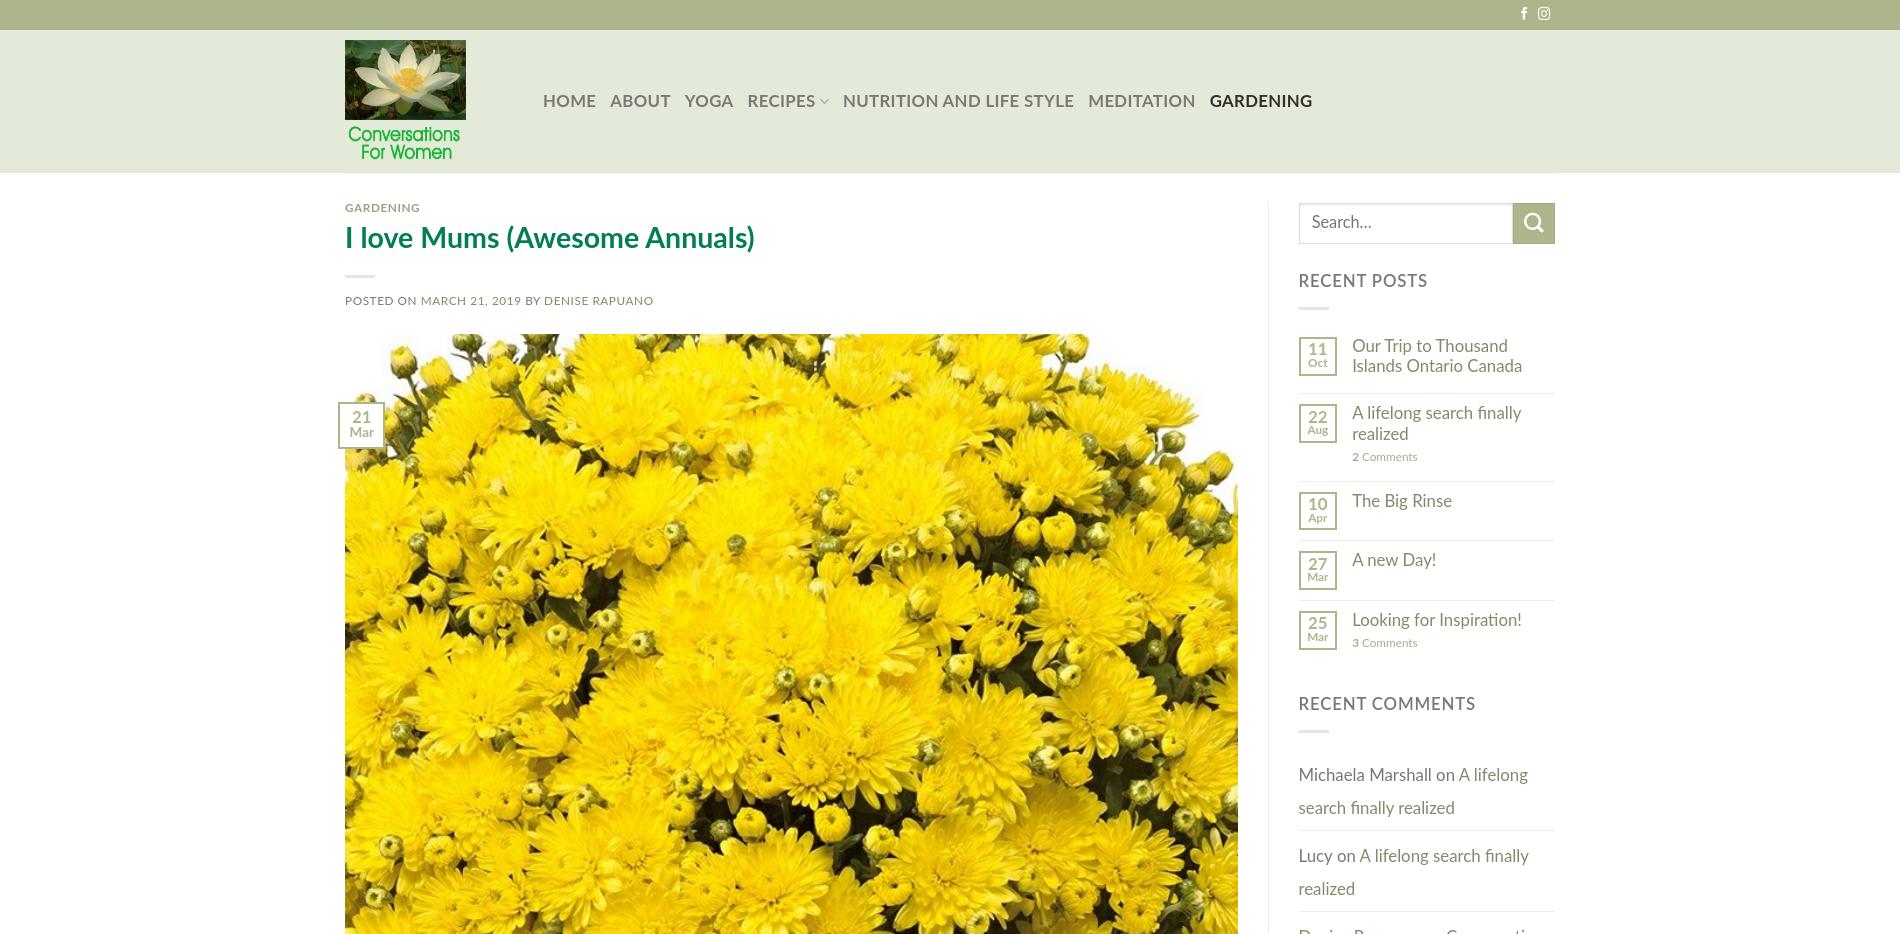 The height and width of the screenshot is (934, 1900). I want to click on '22', so click(1316, 415).